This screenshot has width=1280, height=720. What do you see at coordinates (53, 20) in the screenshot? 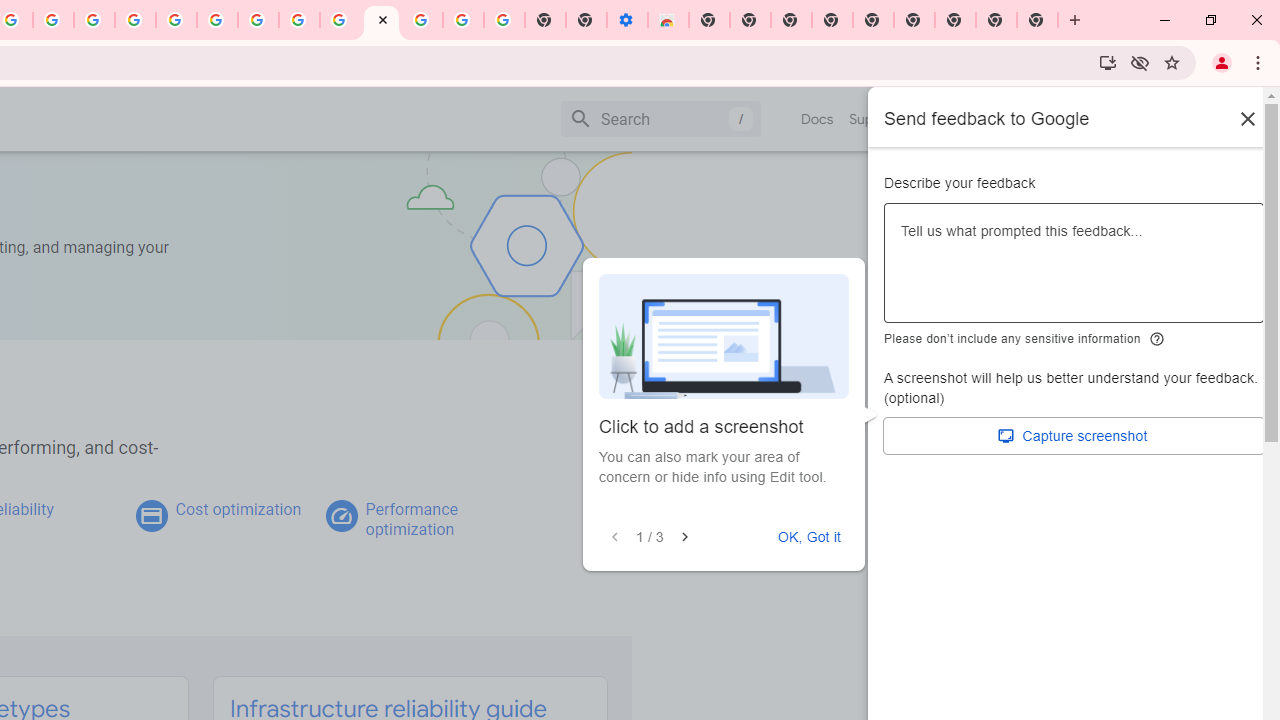
I see `'Create your Google Account'` at bounding box center [53, 20].